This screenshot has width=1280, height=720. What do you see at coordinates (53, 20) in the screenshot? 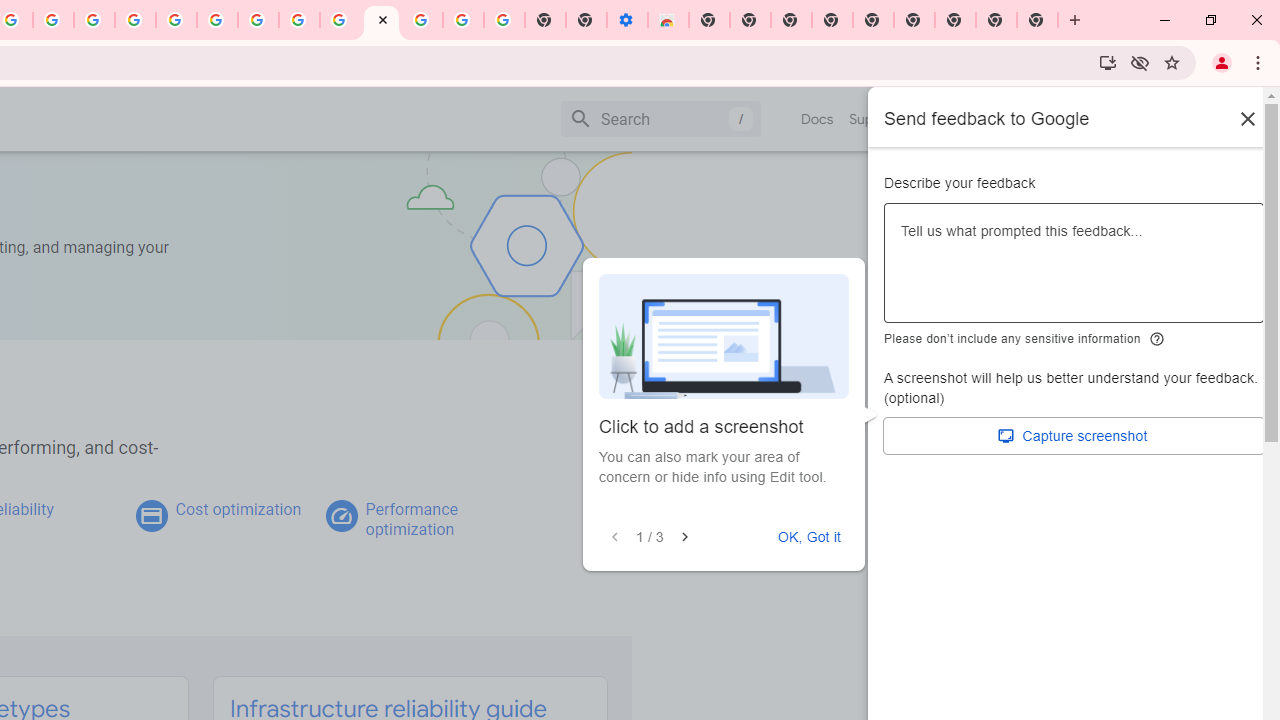
I see `'Create your Google Account'` at bounding box center [53, 20].